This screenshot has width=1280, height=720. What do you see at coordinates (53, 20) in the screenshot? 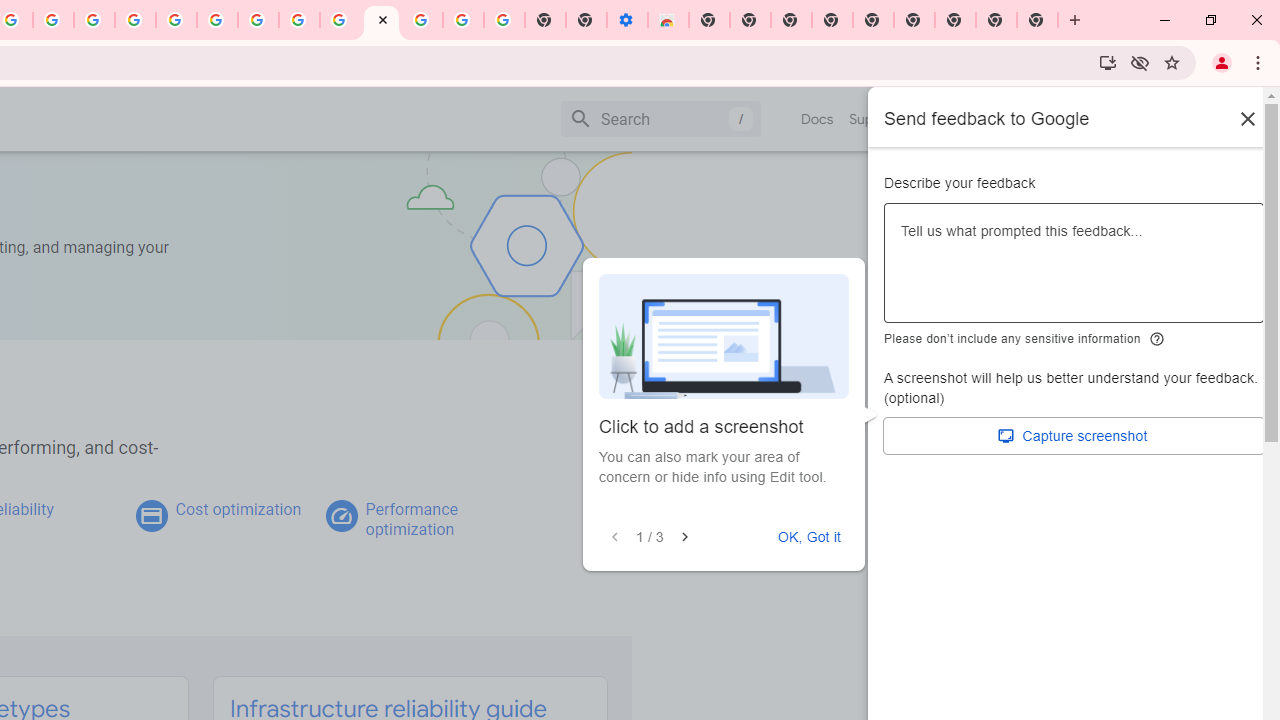
I see `'Create your Google Account'` at bounding box center [53, 20].